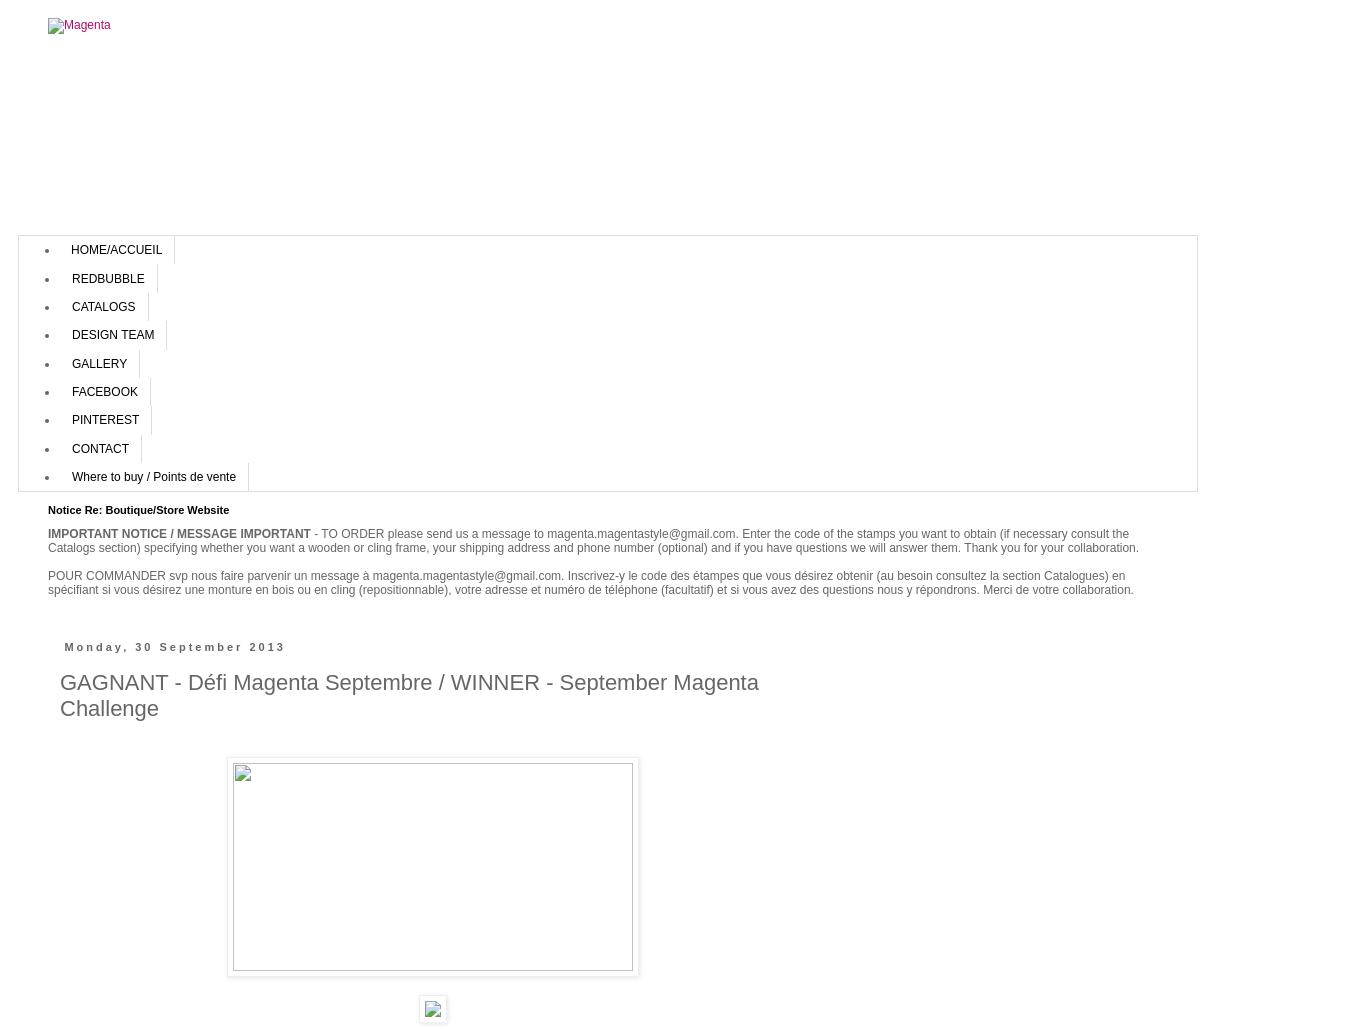 This screenshot has height=1029, width=1358. Describe the element at coordinates (71, 277) in the screenshot. I see `'REDBUBBLE'` at that location.